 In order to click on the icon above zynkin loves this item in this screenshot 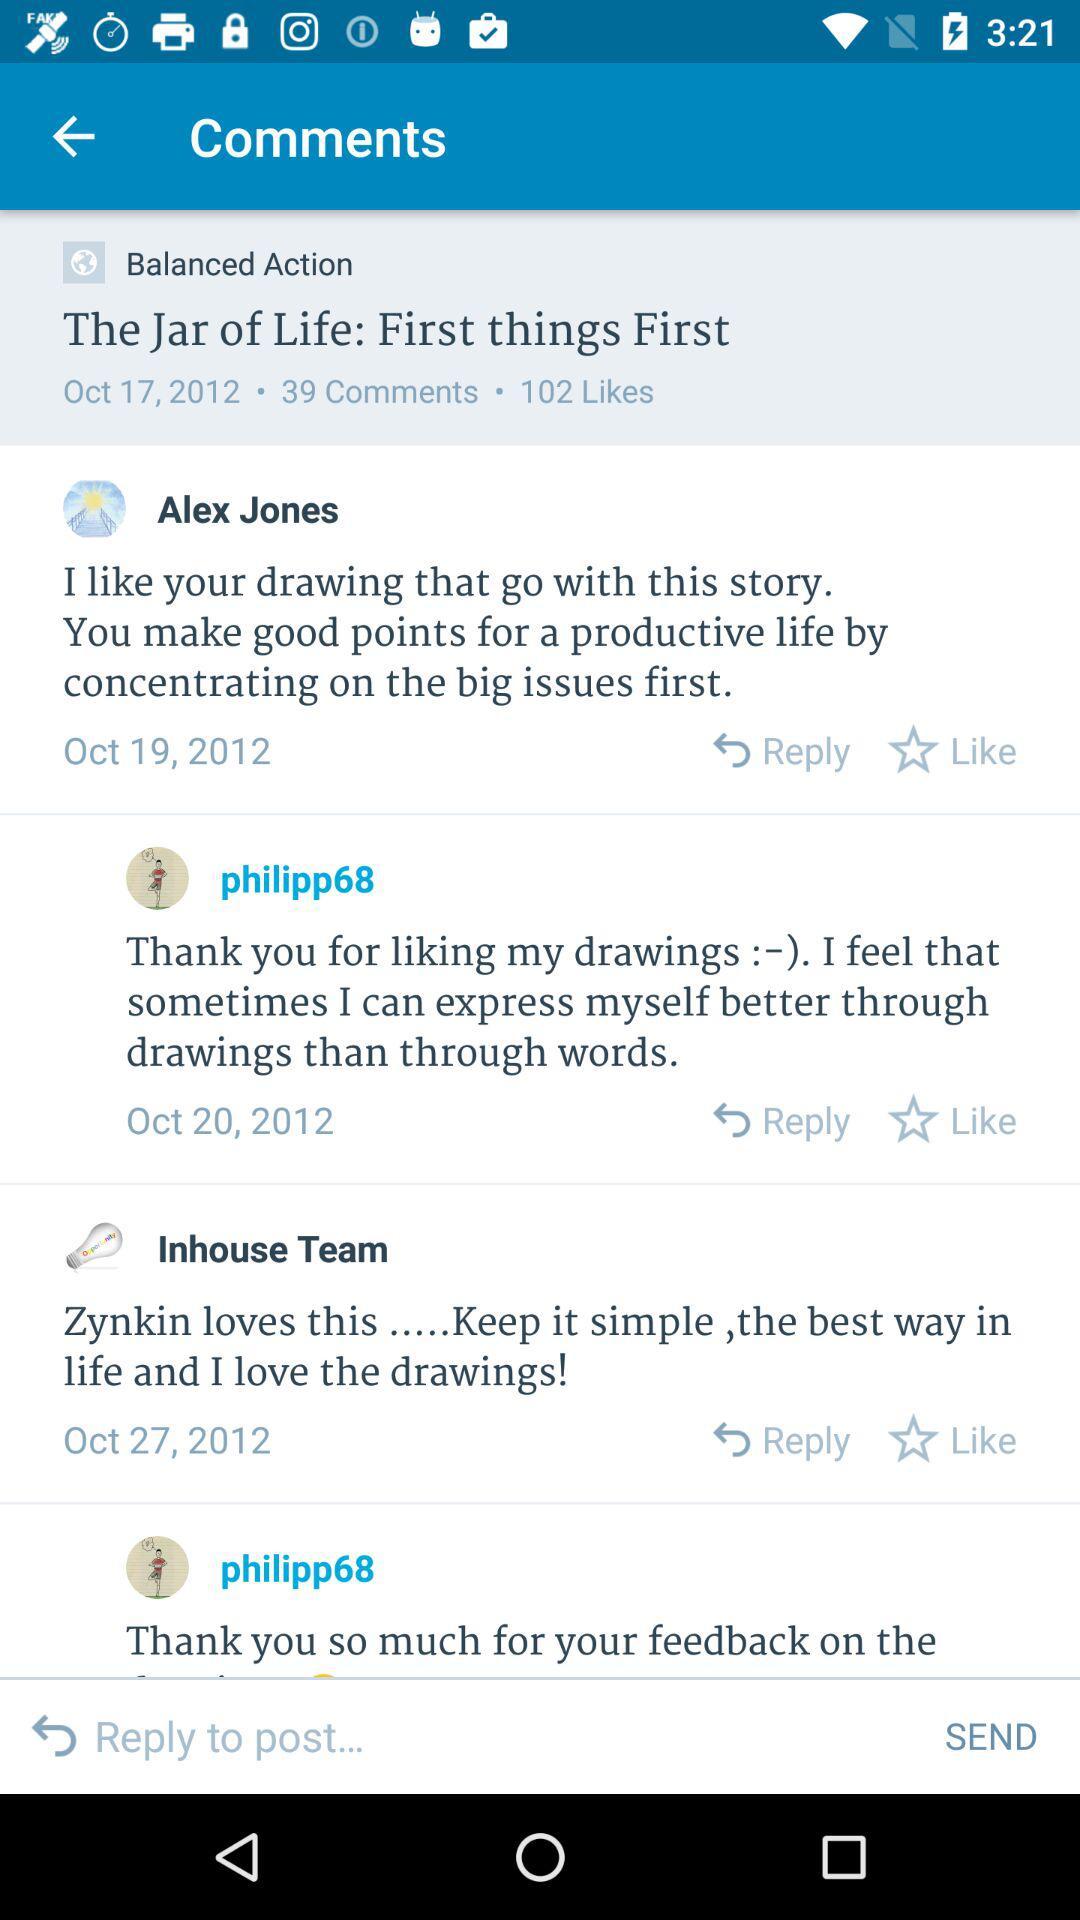, I will do `click(273, 1247)`.